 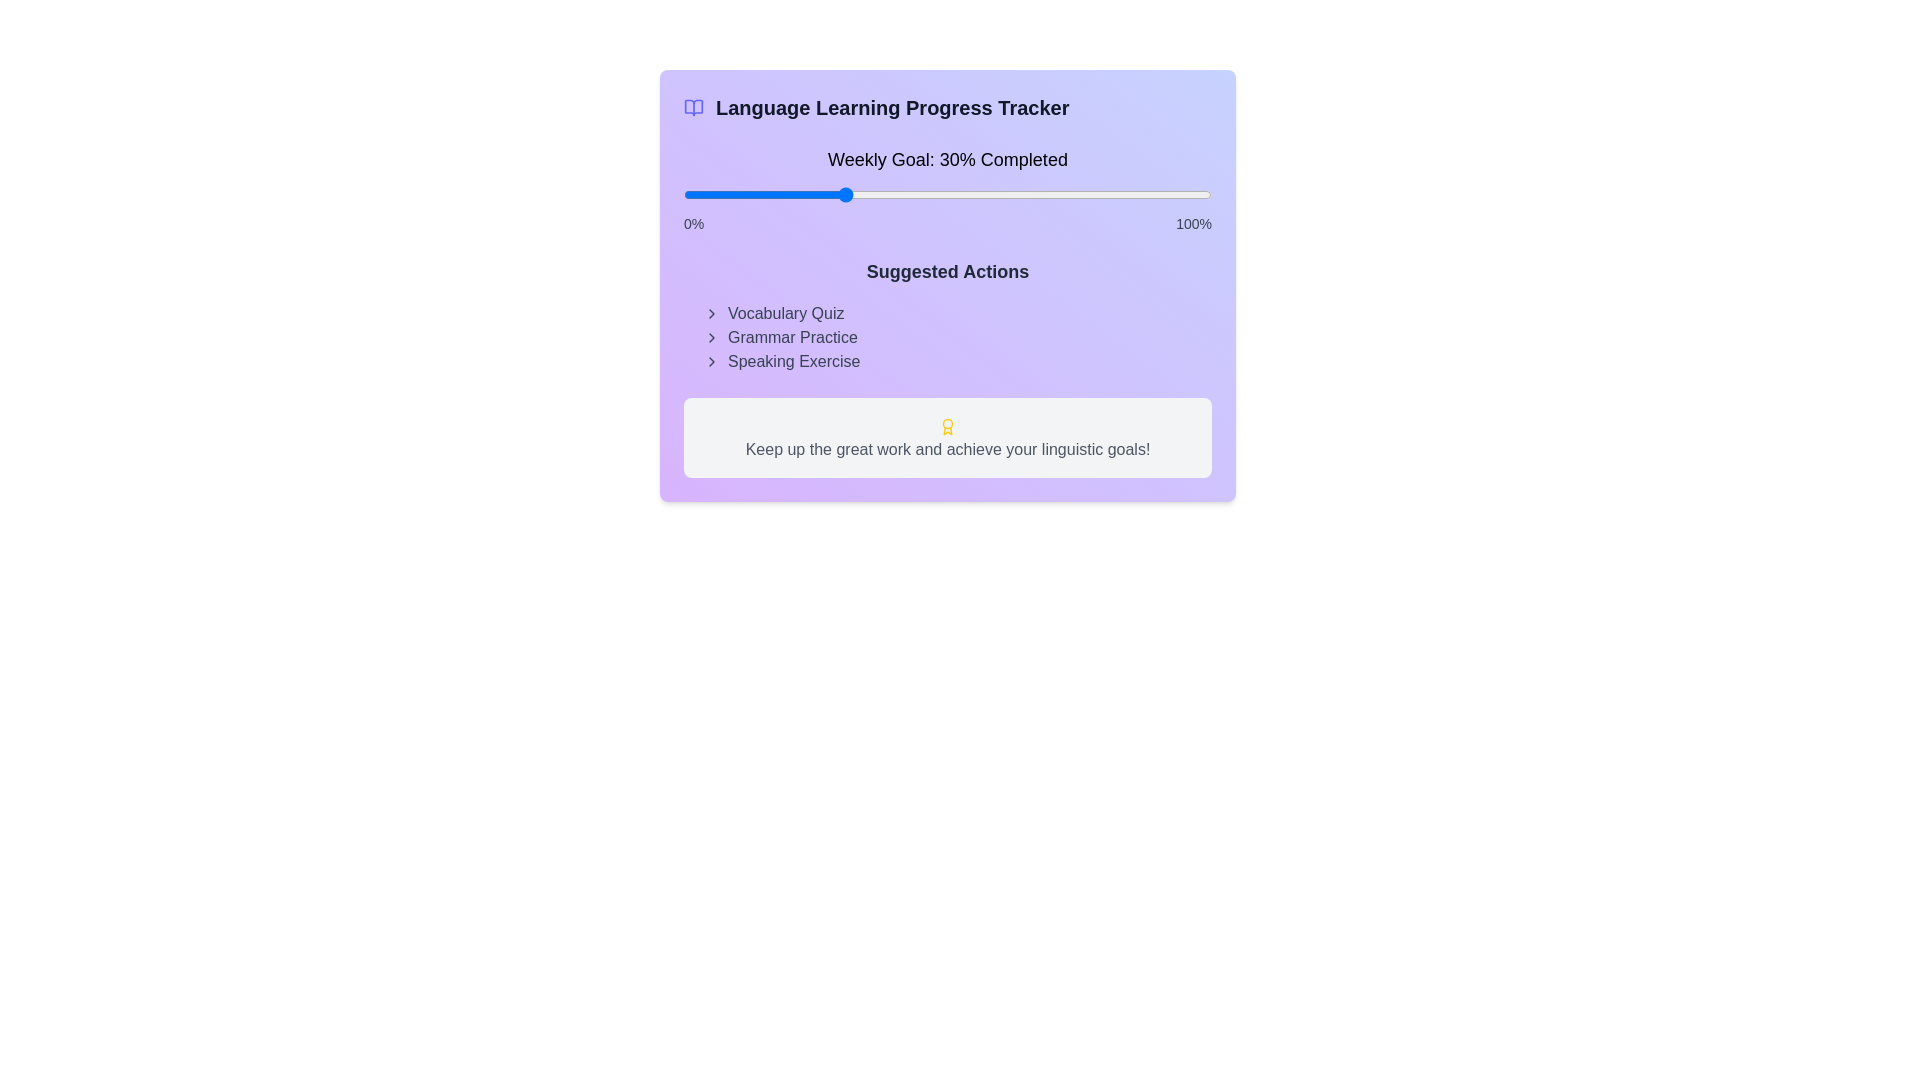 What do you see at coordinates (788, 195) in the screenshot?
I see `the progress slider to set the weekly goal completion percentage to 20` at bounding box center [788, 195].